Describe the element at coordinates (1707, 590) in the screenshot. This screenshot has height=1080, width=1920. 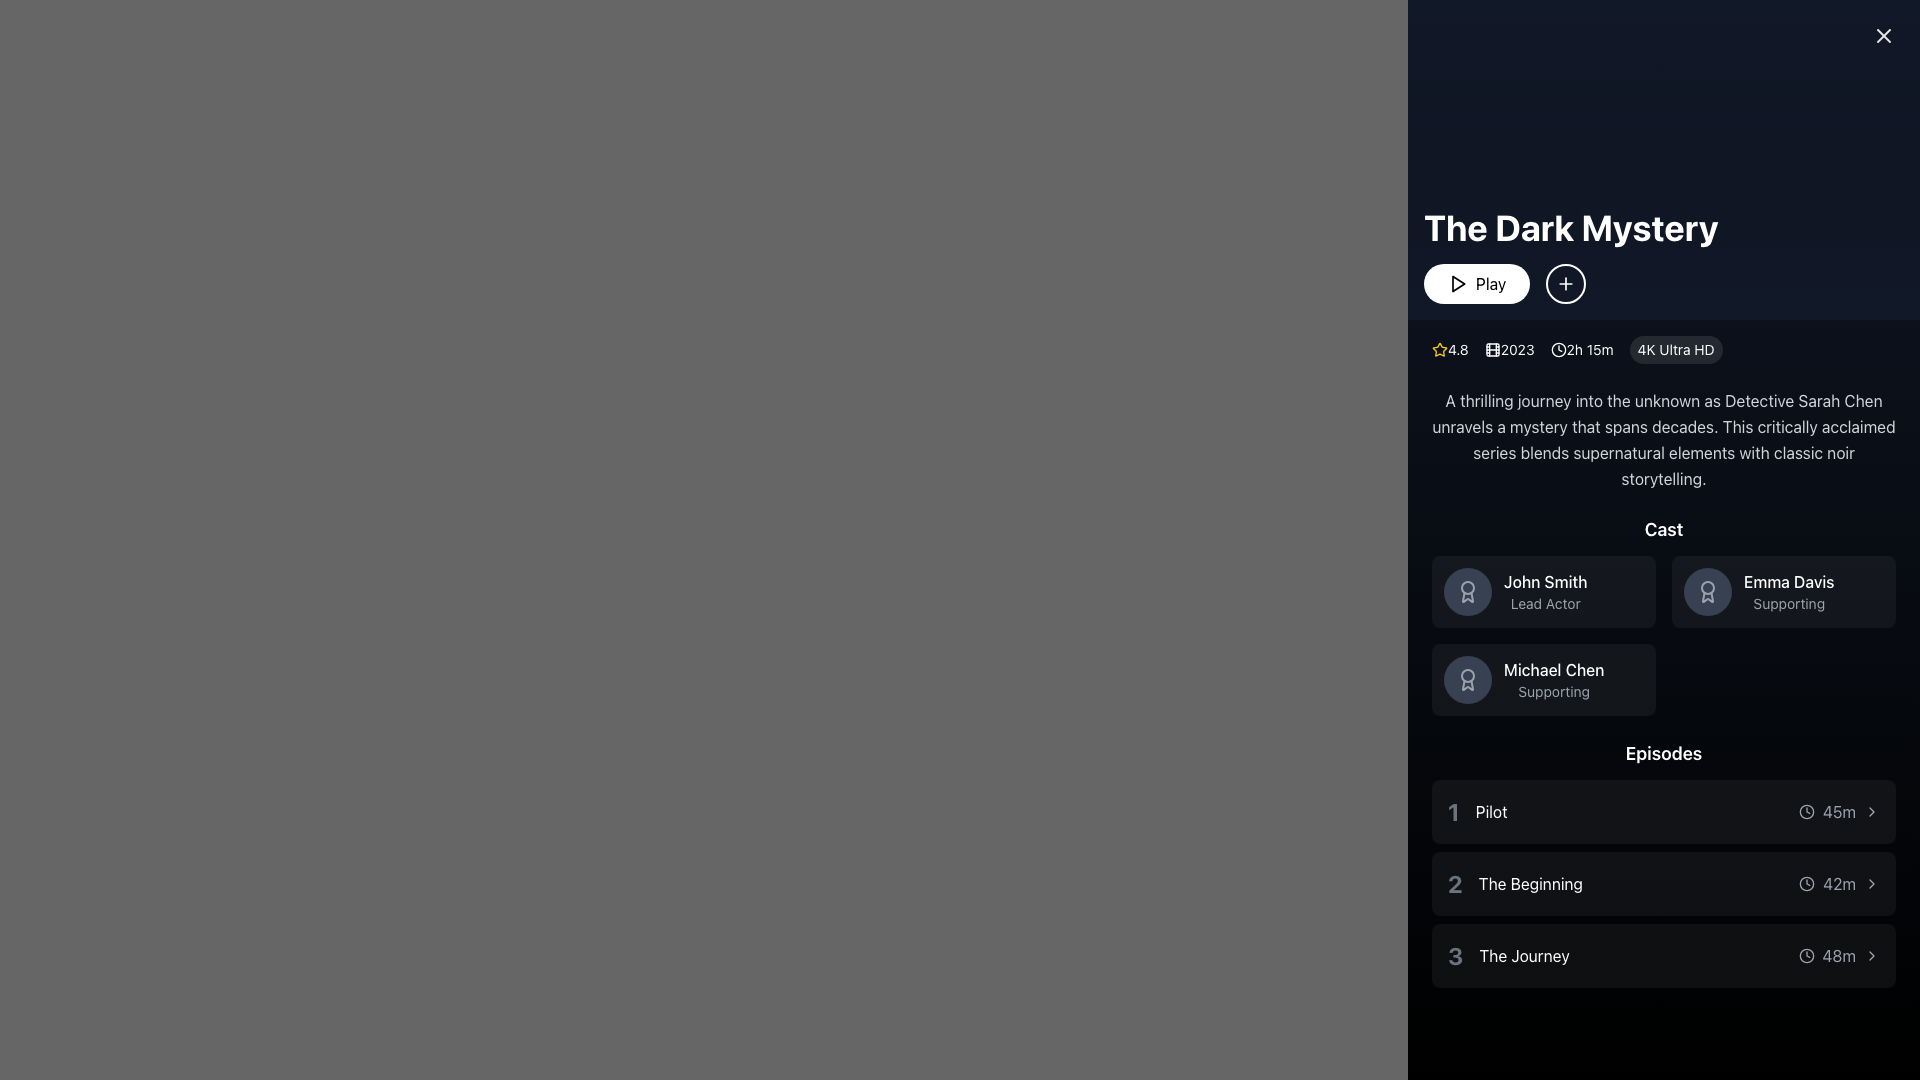
I see `the icon representing 'Emma Davis' located in the 'Cast' section of the interface, positioned to the left of the text 'Emma Davis'` at that location.